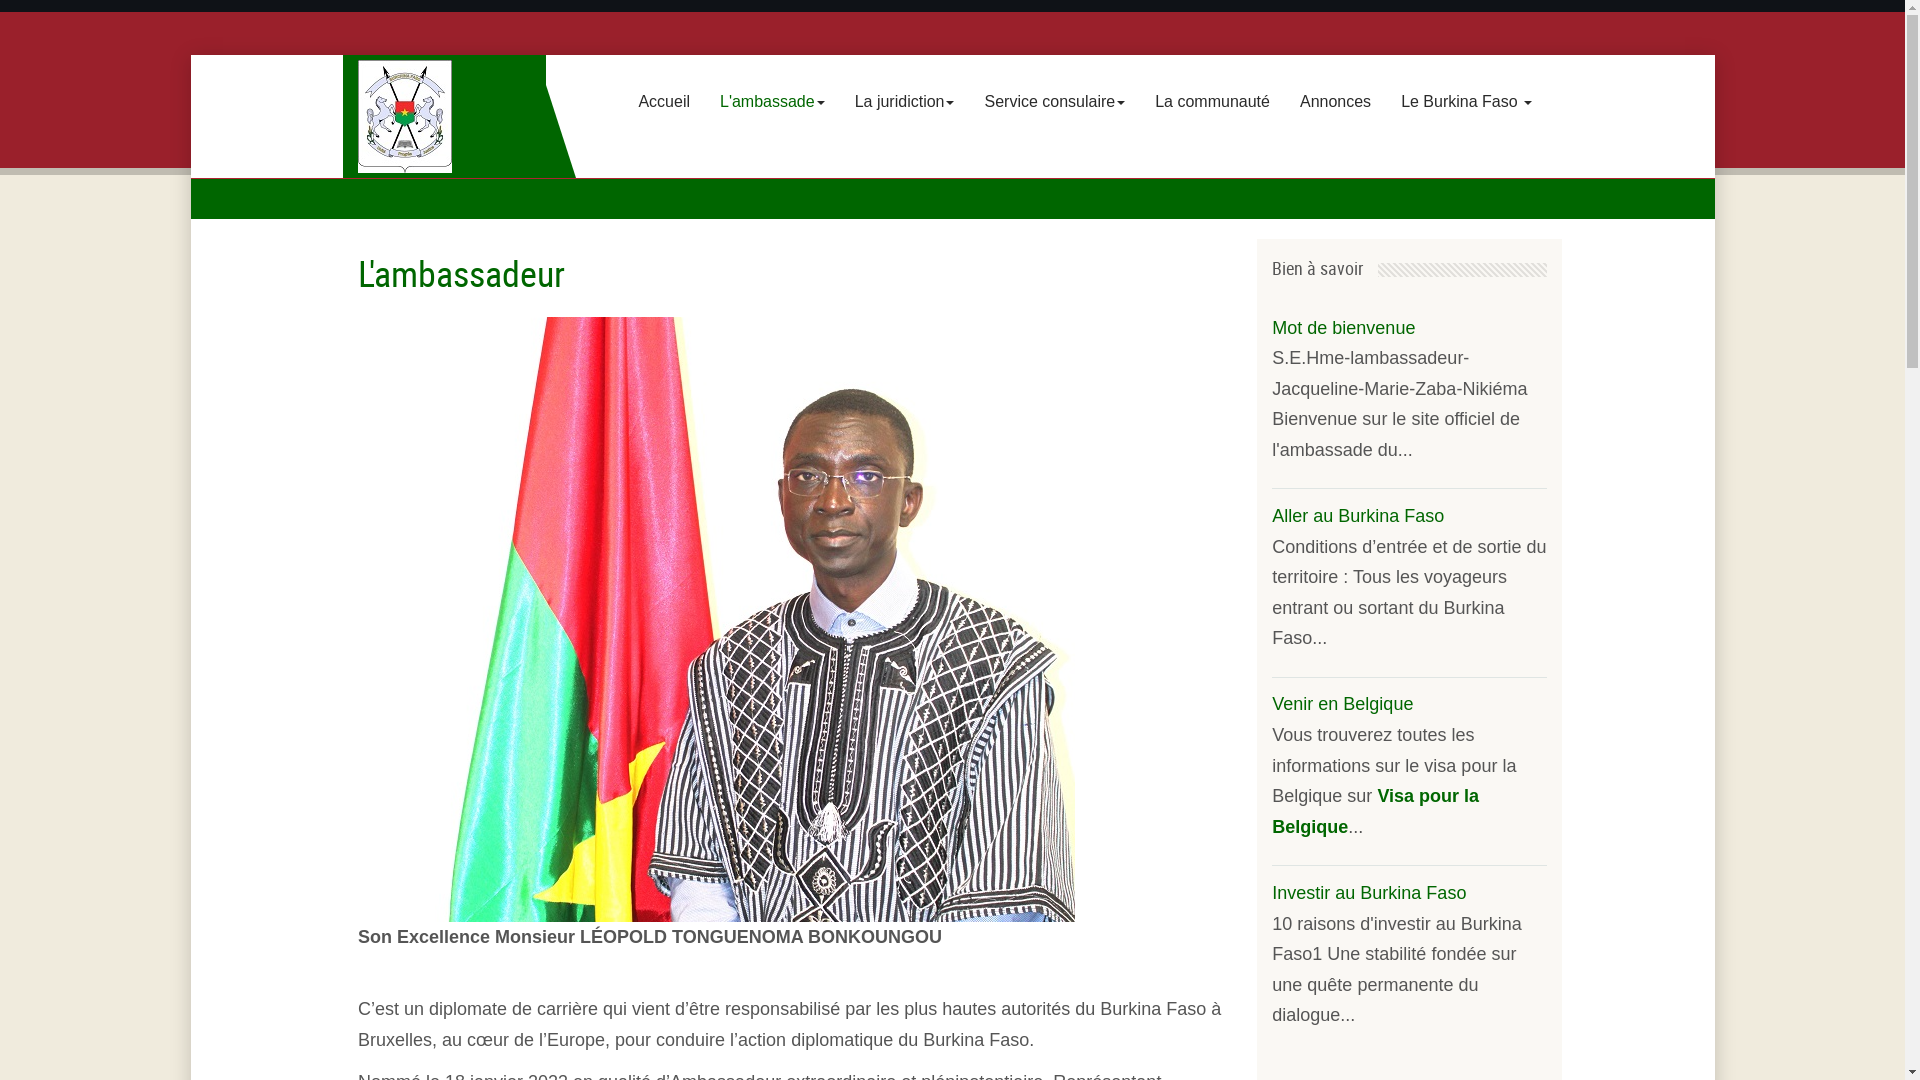 The width and height of the screenshot is (1920, 1080). Describe the element at coordinates (1335, 101) in the screenshot. I see `'Annonces'` at that location.